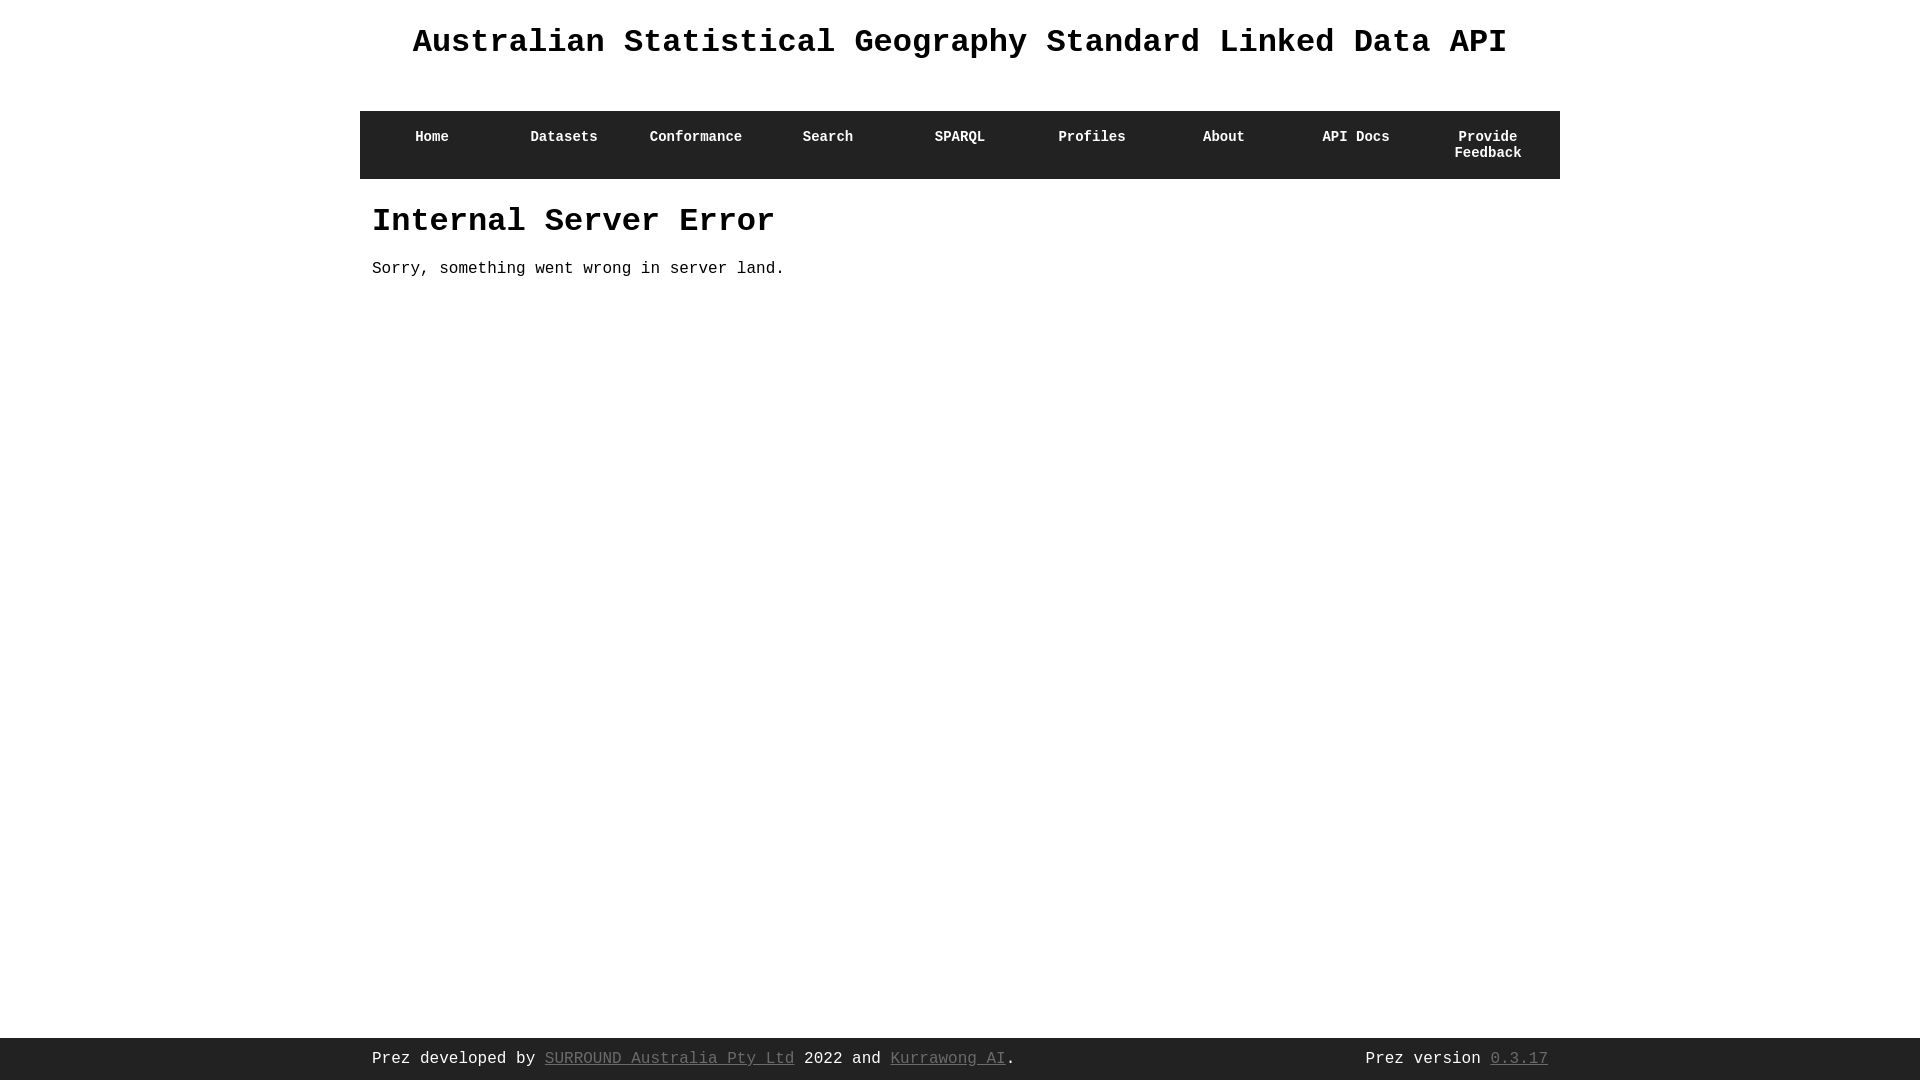 The height and width of the screenshot is (1080, 1920). Describe the element at coordinates (563, 144) in the screenshot. I see `'Datasets'` at that location.